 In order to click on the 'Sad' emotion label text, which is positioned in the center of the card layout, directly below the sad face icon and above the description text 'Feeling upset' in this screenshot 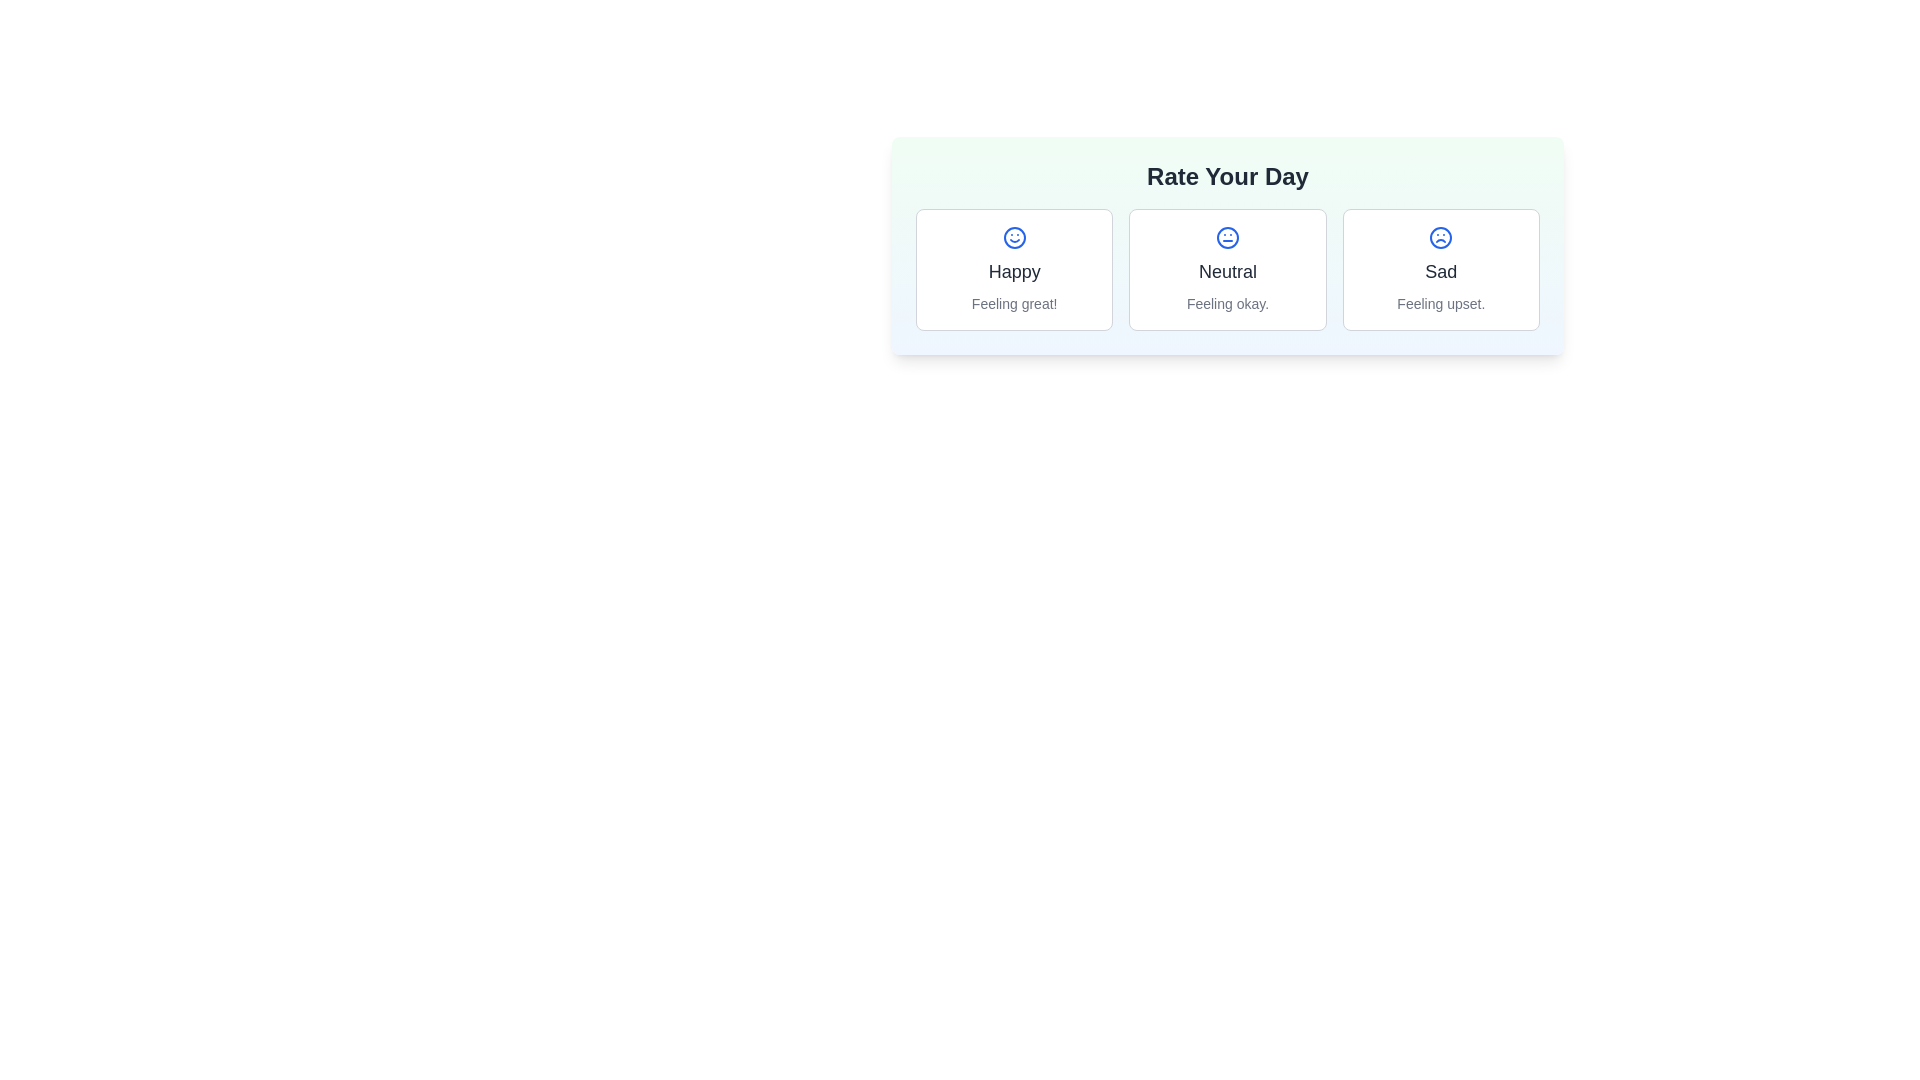, I will do `click(1441, 272)`.